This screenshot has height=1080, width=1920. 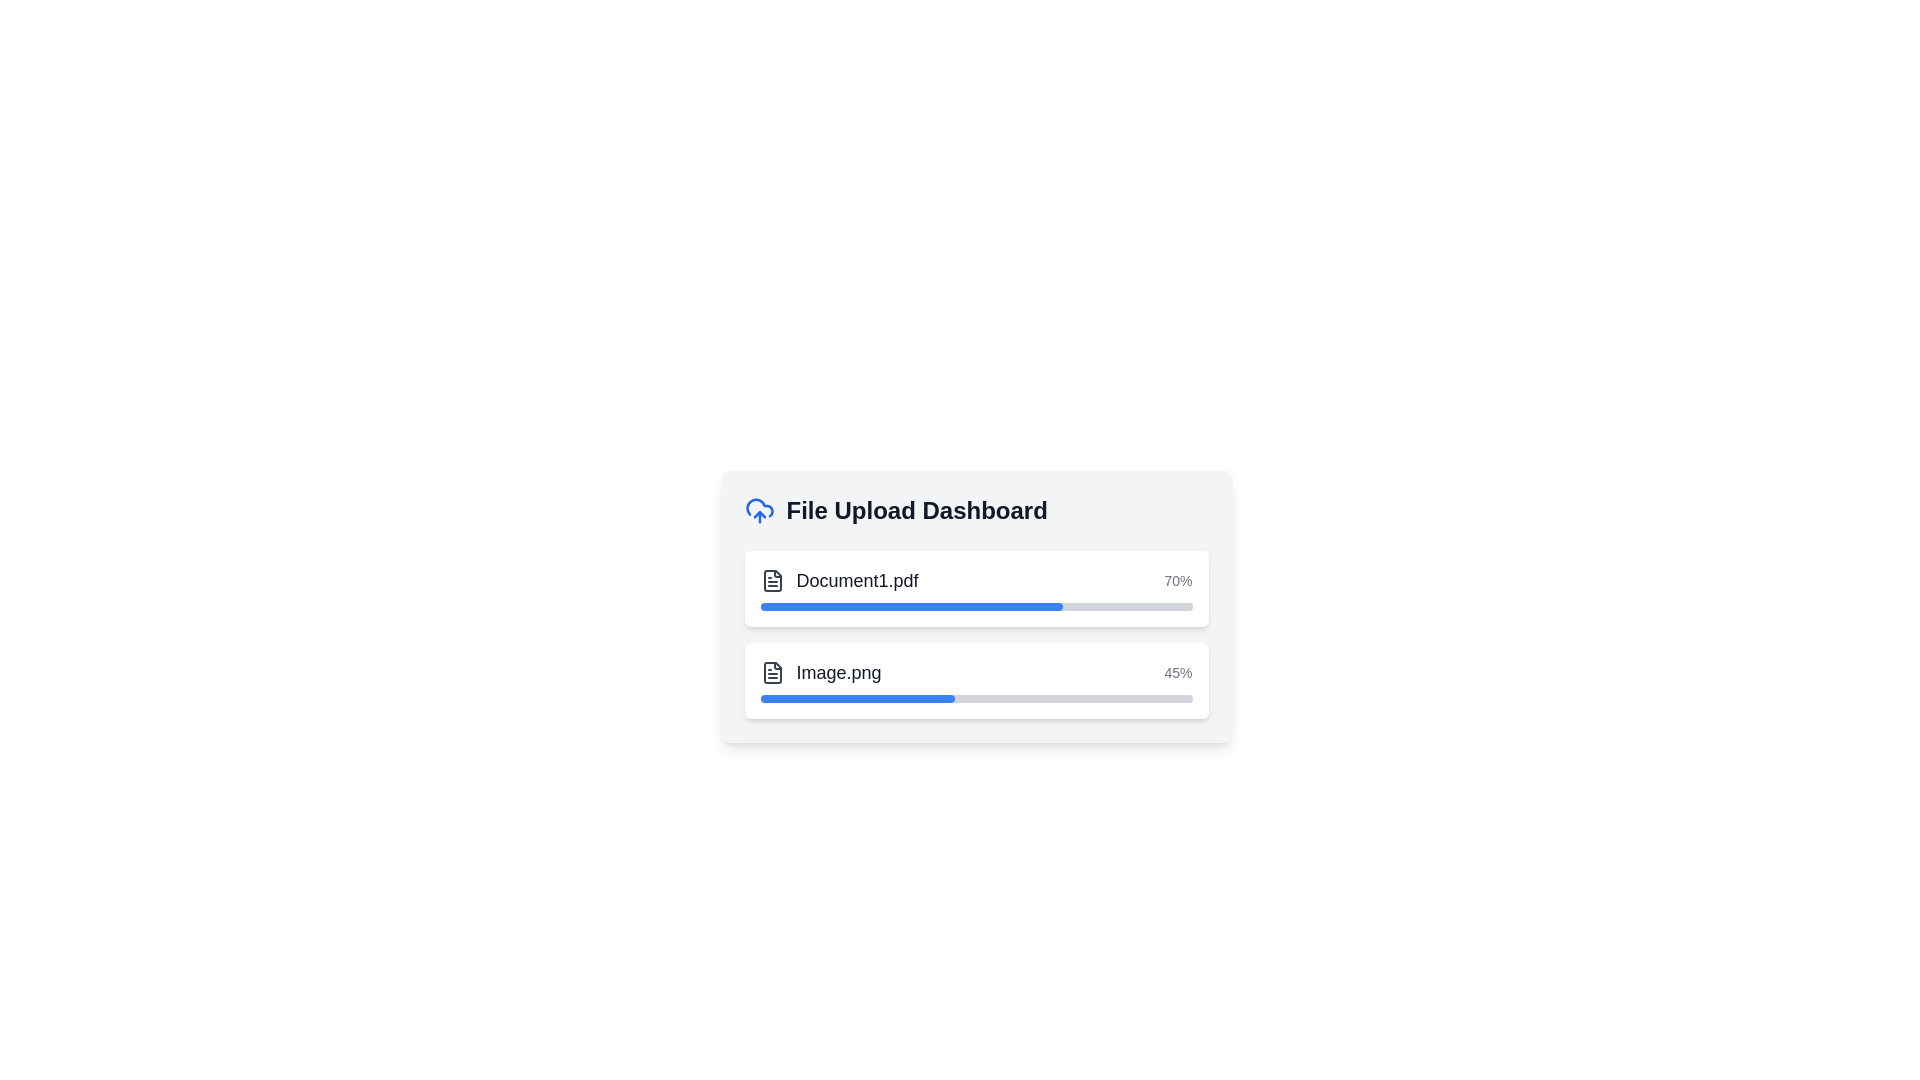 I want to click on the heading or text label that indicates the purpose of the file upload dashboard, which is positioned to the right of the cloud upload icon and above the file progress bars, so click(x=916, y=509).